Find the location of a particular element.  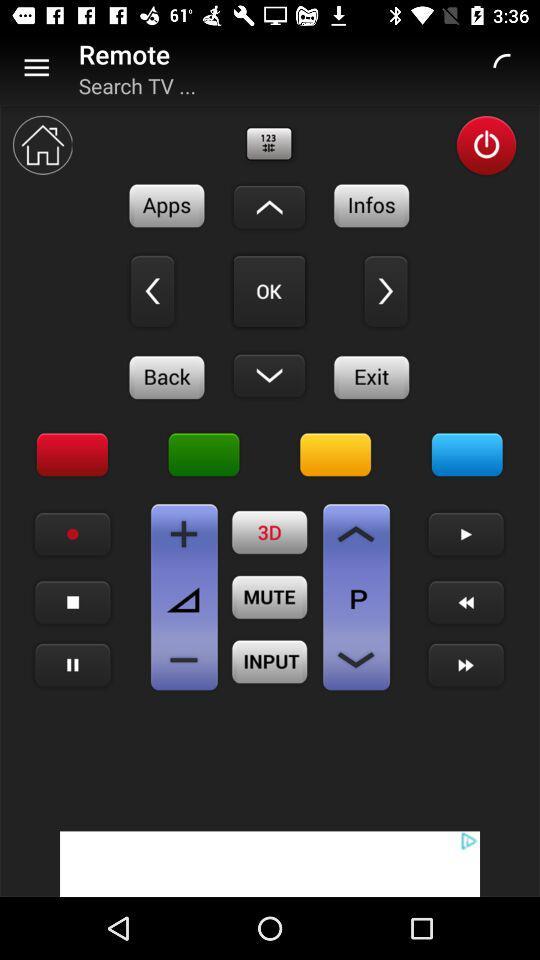

go next is located at coordinates (386, 290).